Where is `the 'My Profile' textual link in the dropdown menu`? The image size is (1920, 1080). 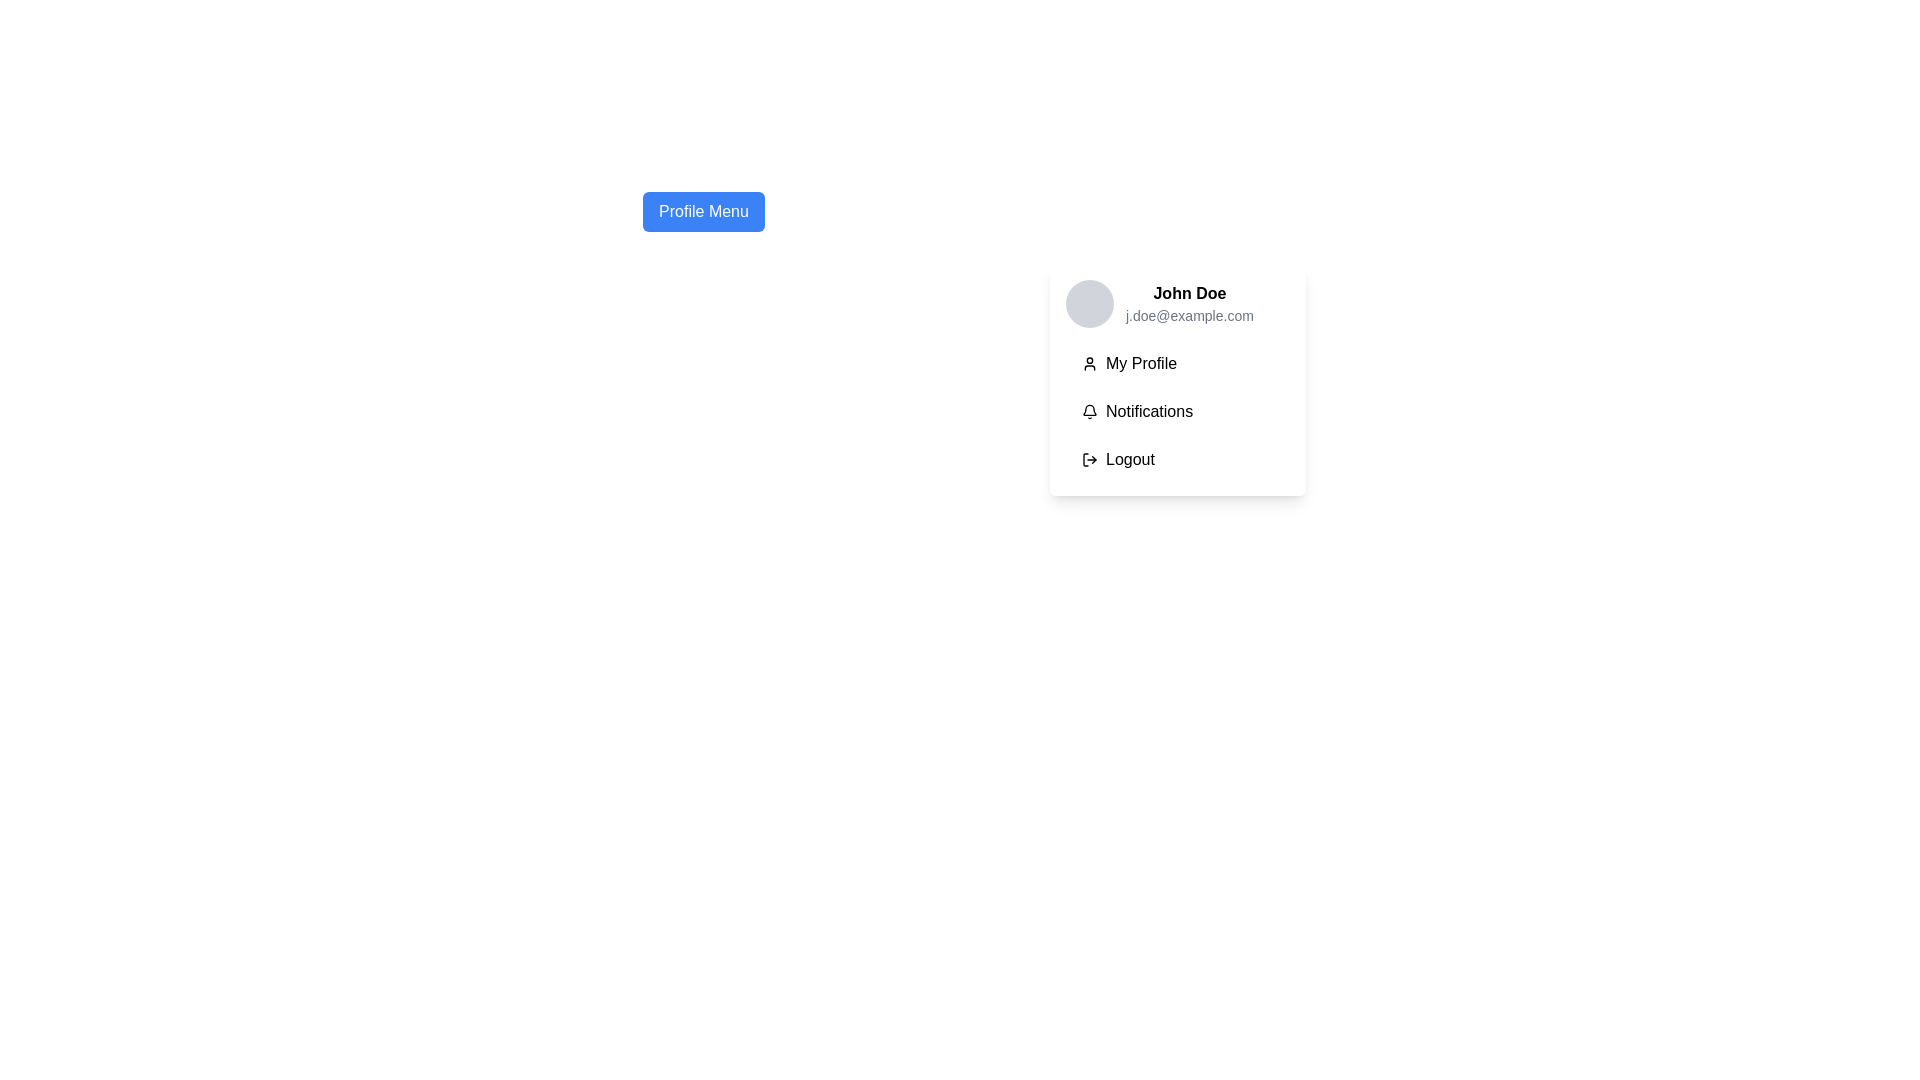
the 'My Profile' textual link in the dropdown menu is located at coordinates (1177, 380).